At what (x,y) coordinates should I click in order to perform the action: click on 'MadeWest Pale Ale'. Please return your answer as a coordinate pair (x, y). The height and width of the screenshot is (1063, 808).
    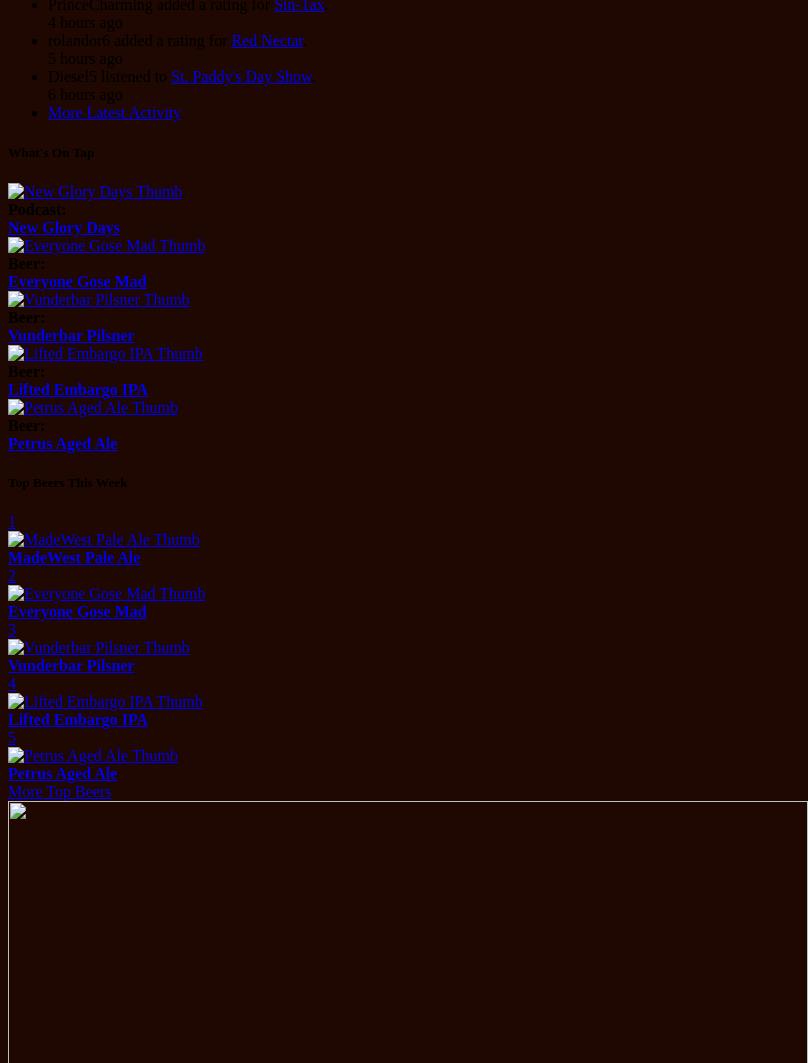
    Looking at the image, I should click on (74, 556).